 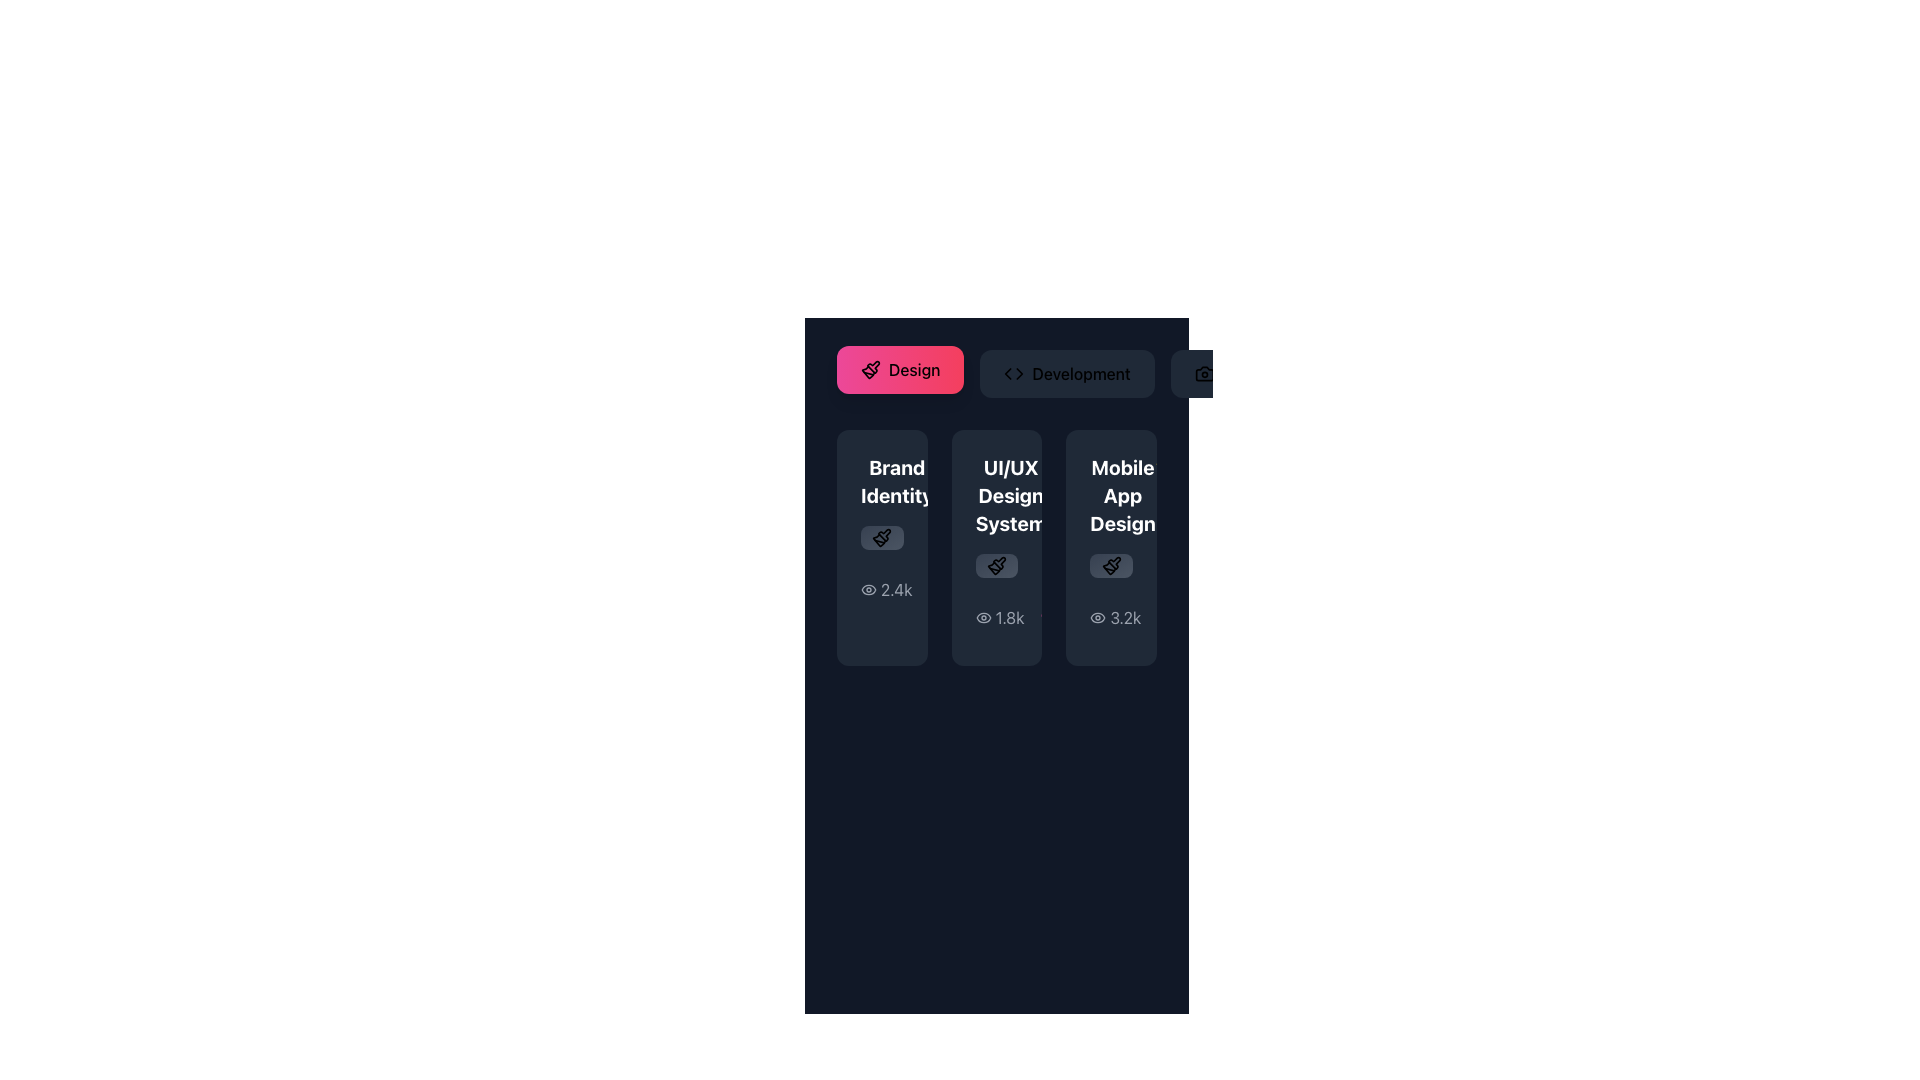 What do you see at coordinates (1110, 566) in the screenshot?
I see `the paintbrush icon representing design functionalities located in the third segment of the 'Mobile App Design' cards, positioned below the title text and above the '3.2k' caption` at bounding box center [1110, 566].